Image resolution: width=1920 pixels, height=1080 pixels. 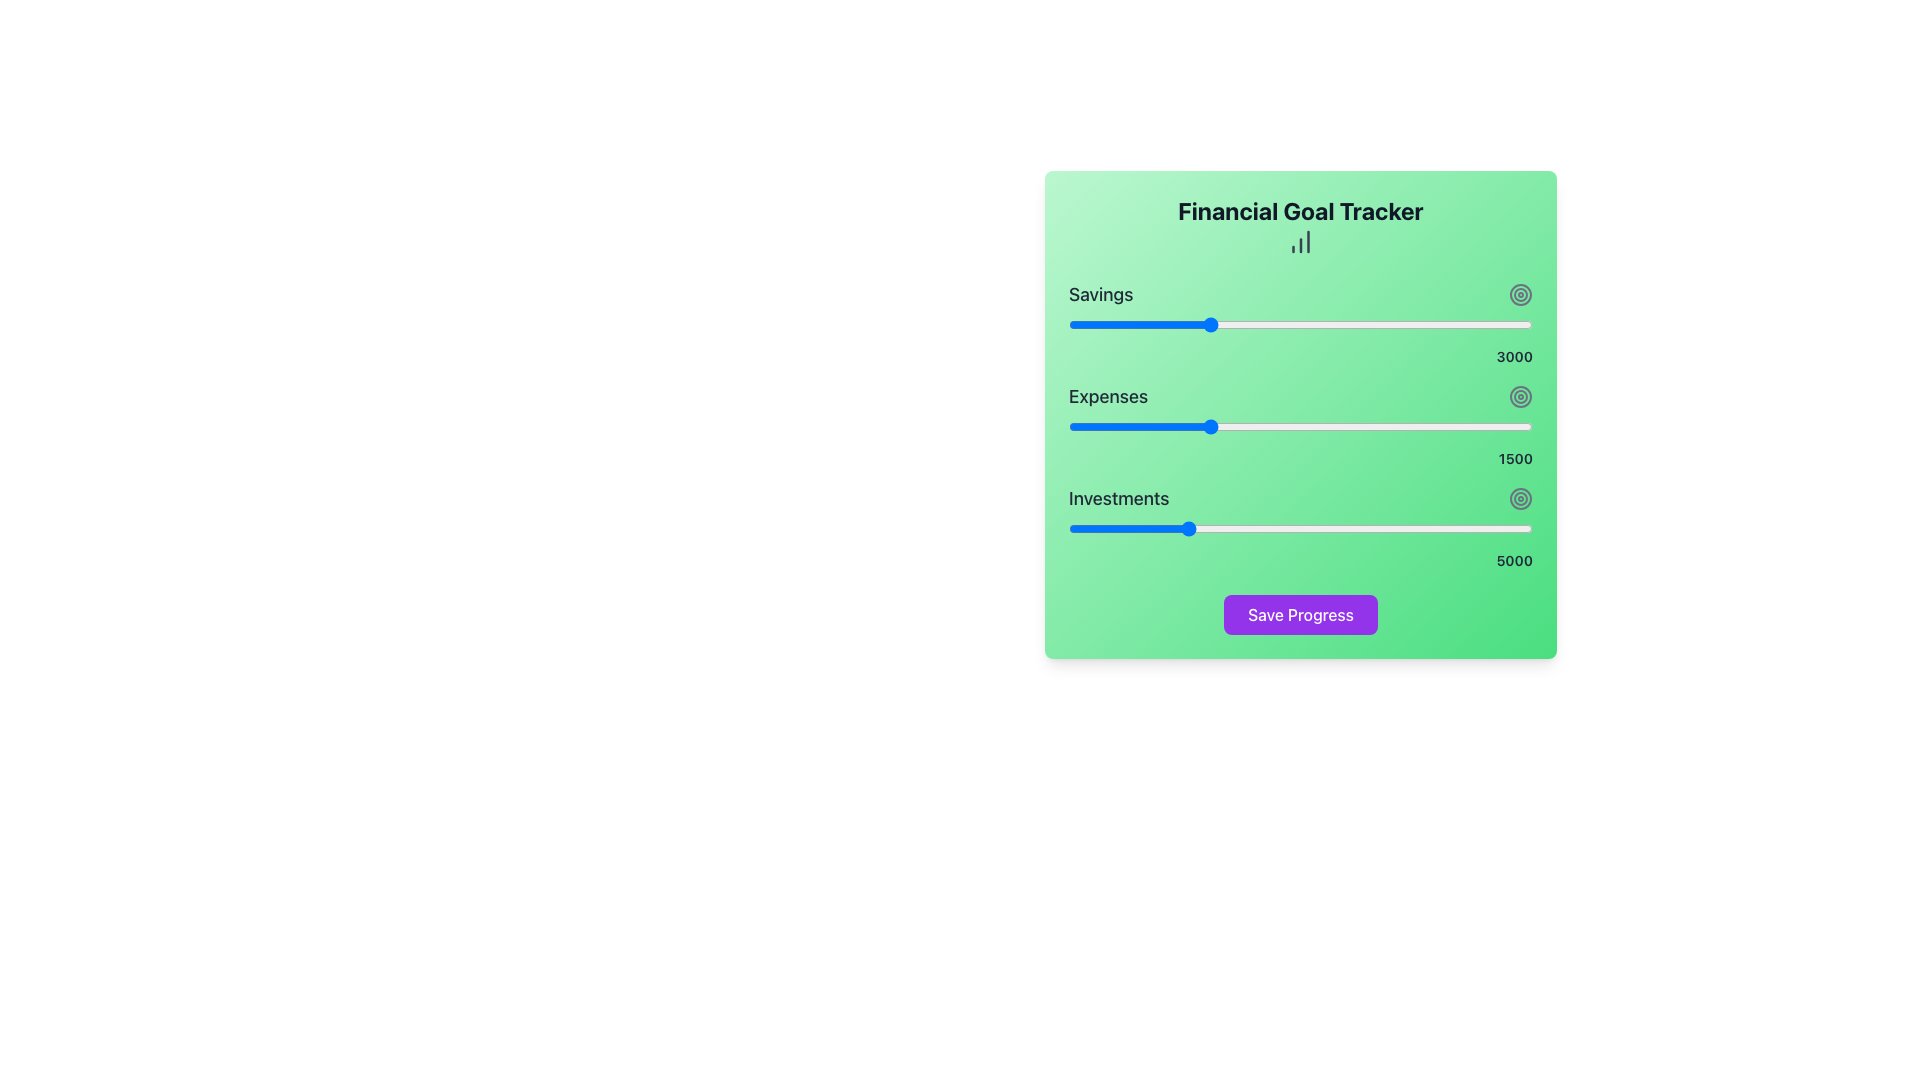 I want to click on the investment goal, so click(x=1079, y=527).